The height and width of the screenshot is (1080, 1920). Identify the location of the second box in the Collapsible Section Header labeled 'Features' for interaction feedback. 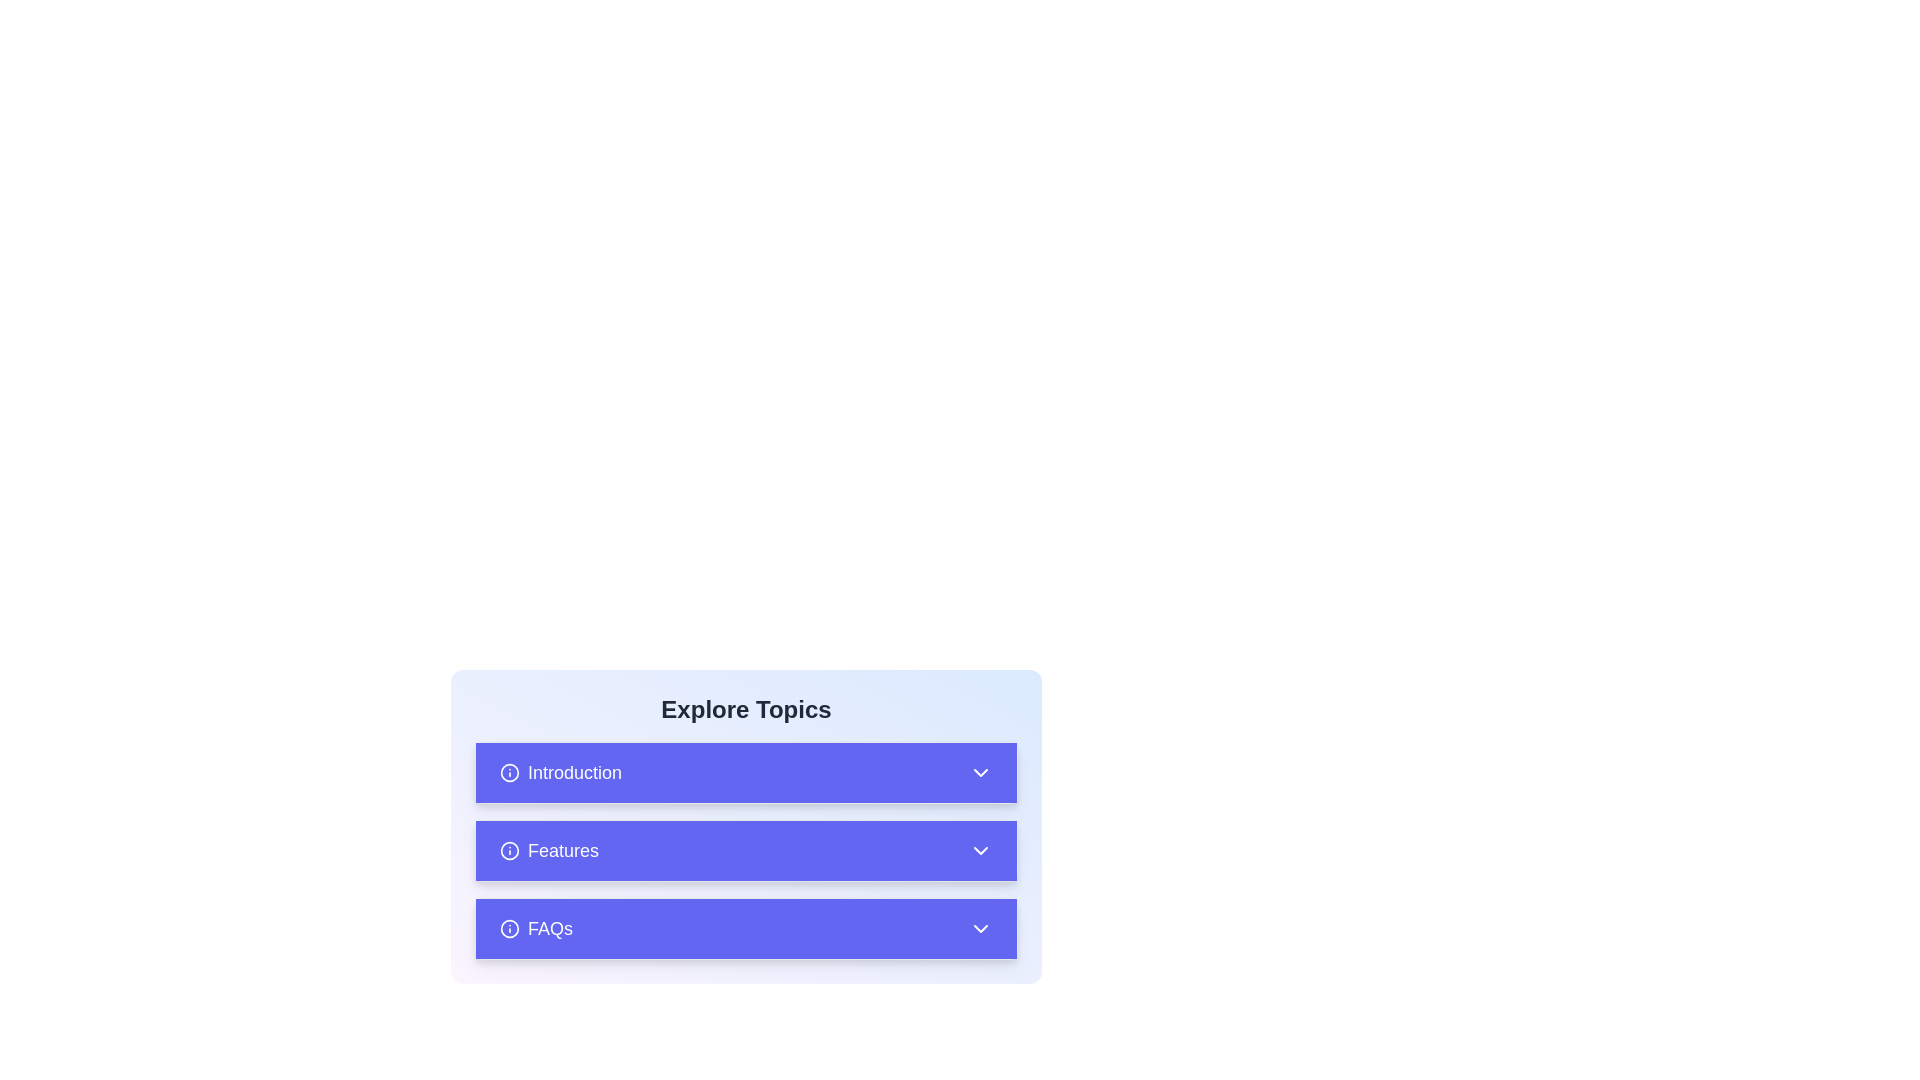
(745, 826).